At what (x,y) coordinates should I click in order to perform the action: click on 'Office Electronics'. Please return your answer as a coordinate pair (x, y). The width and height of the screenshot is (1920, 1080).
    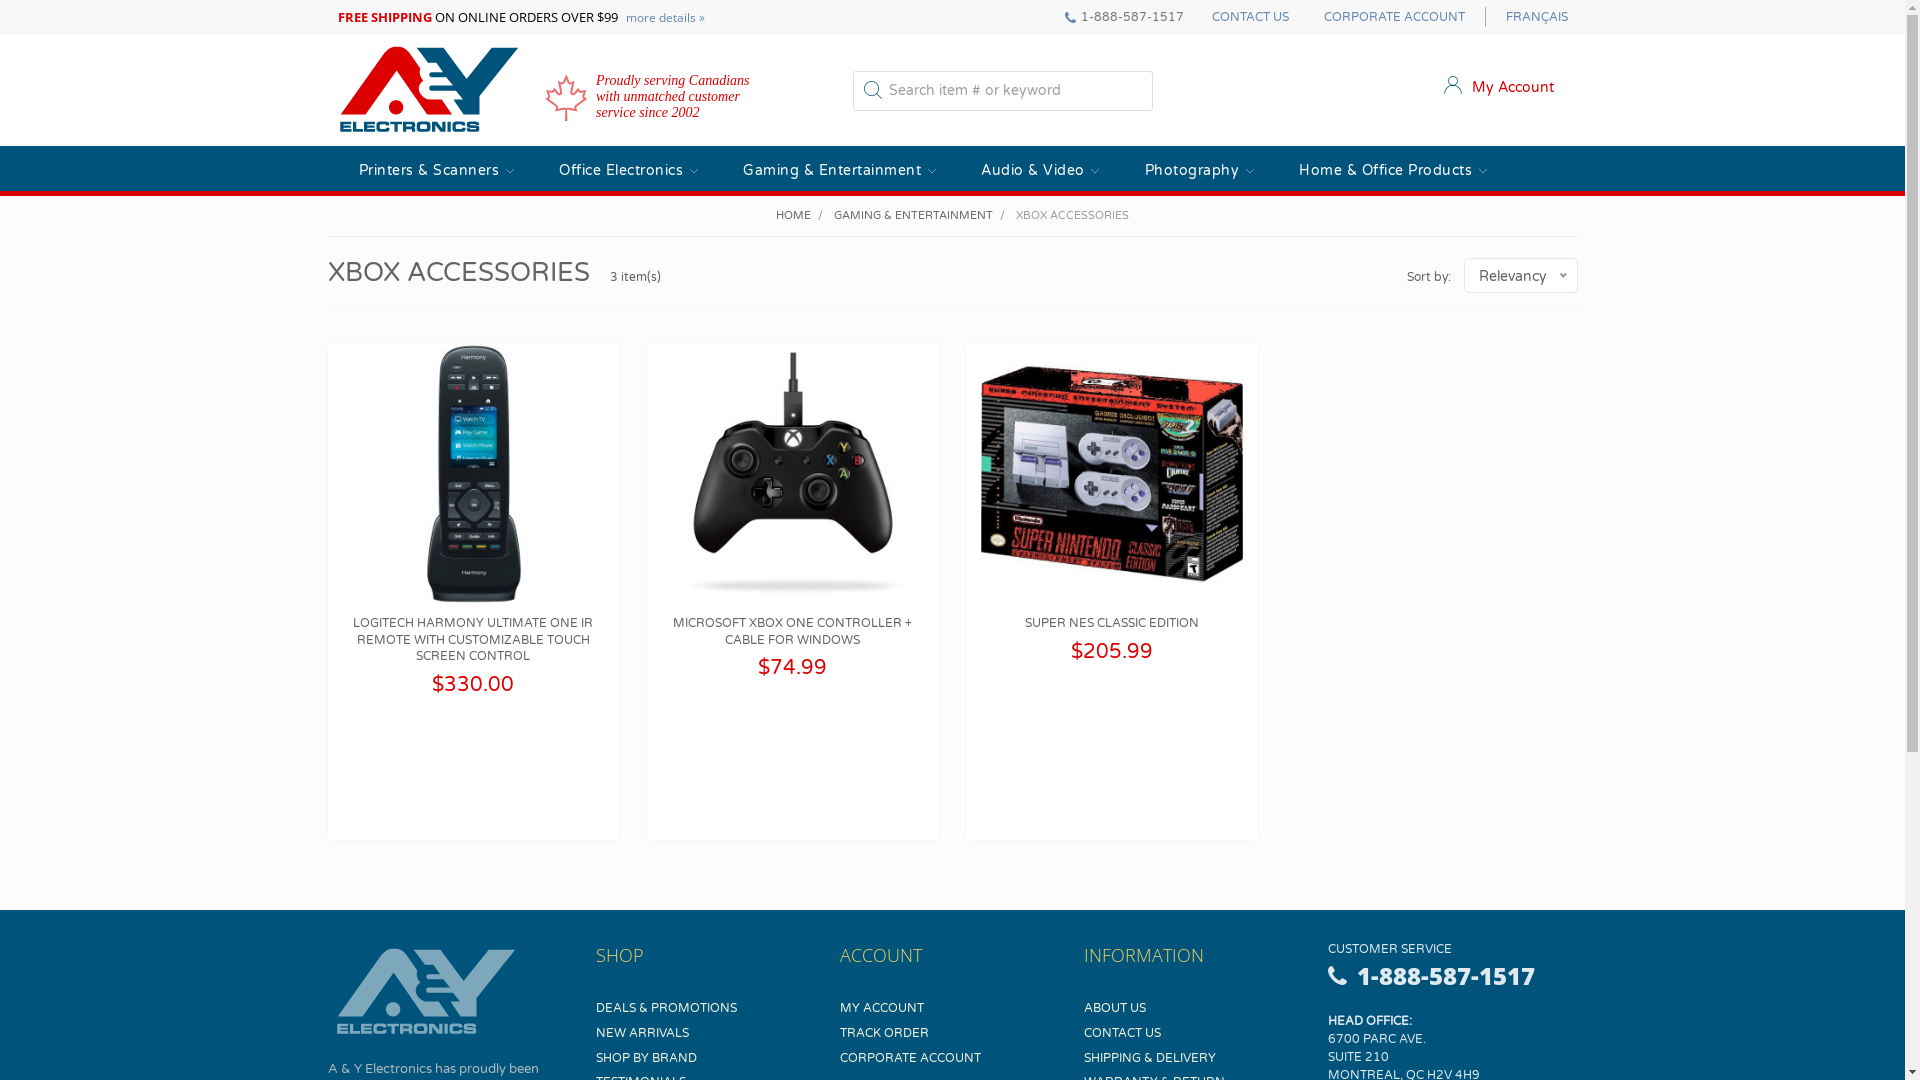
    Looking at the image, I should click on (619, 169).